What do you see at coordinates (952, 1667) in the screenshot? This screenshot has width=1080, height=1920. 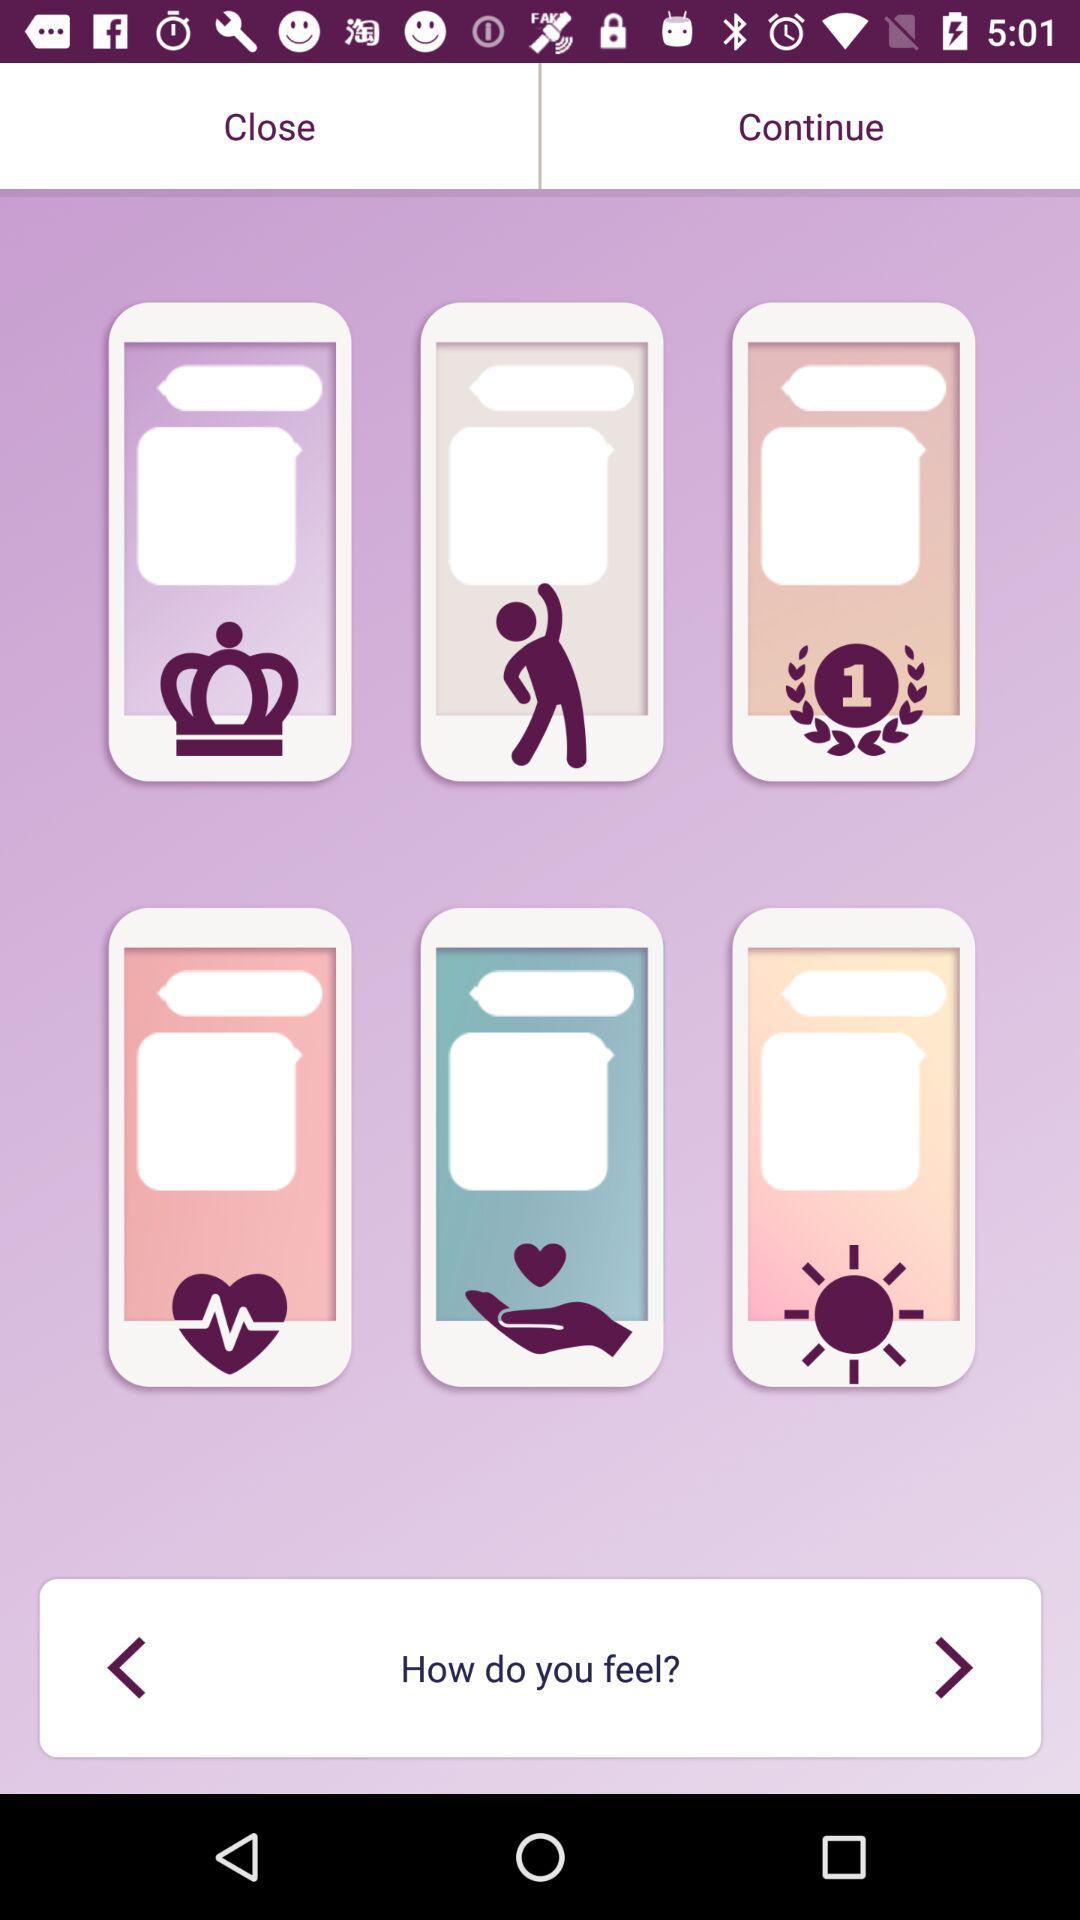 I see `the arrow_forward icon` at bounding box center [952, 1667].